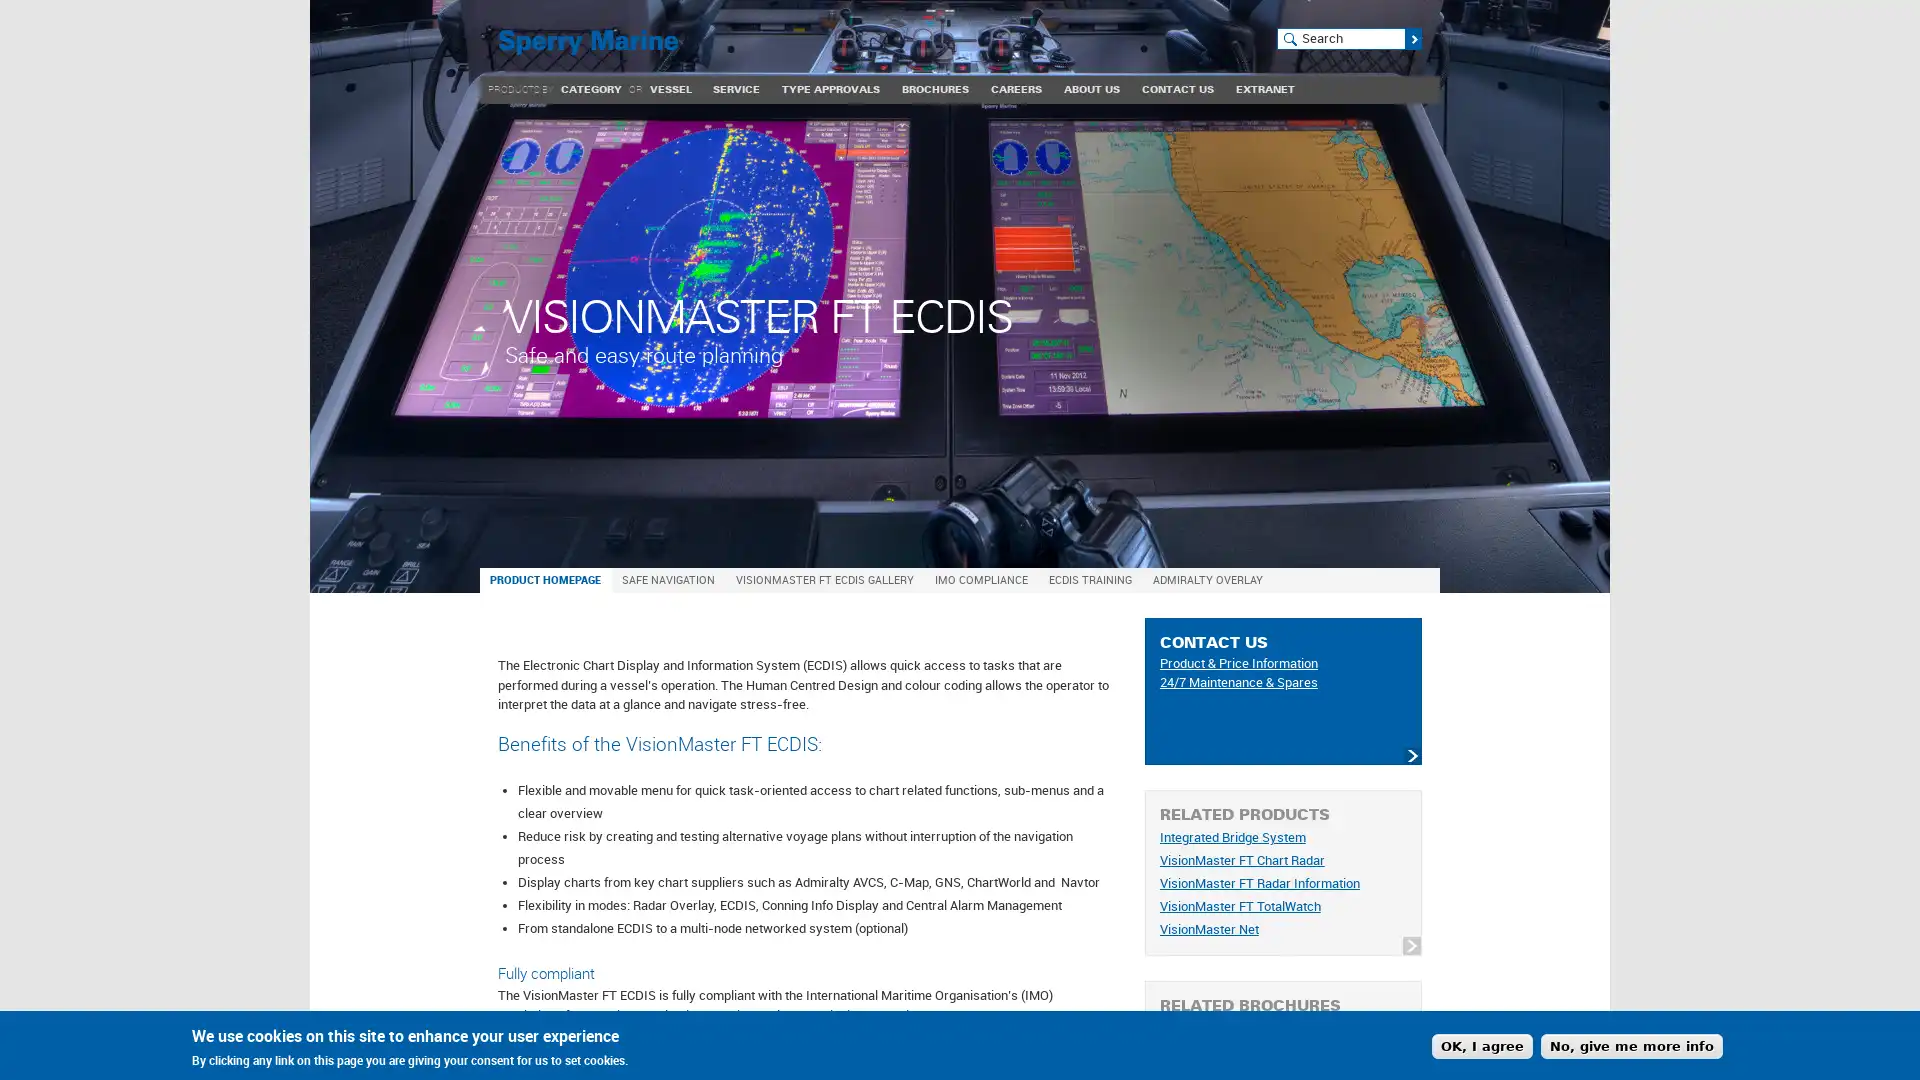  What do you see at coordinates (1411, 38) in the screenshot?
I see `Search` at bounding box center [1411, 38].